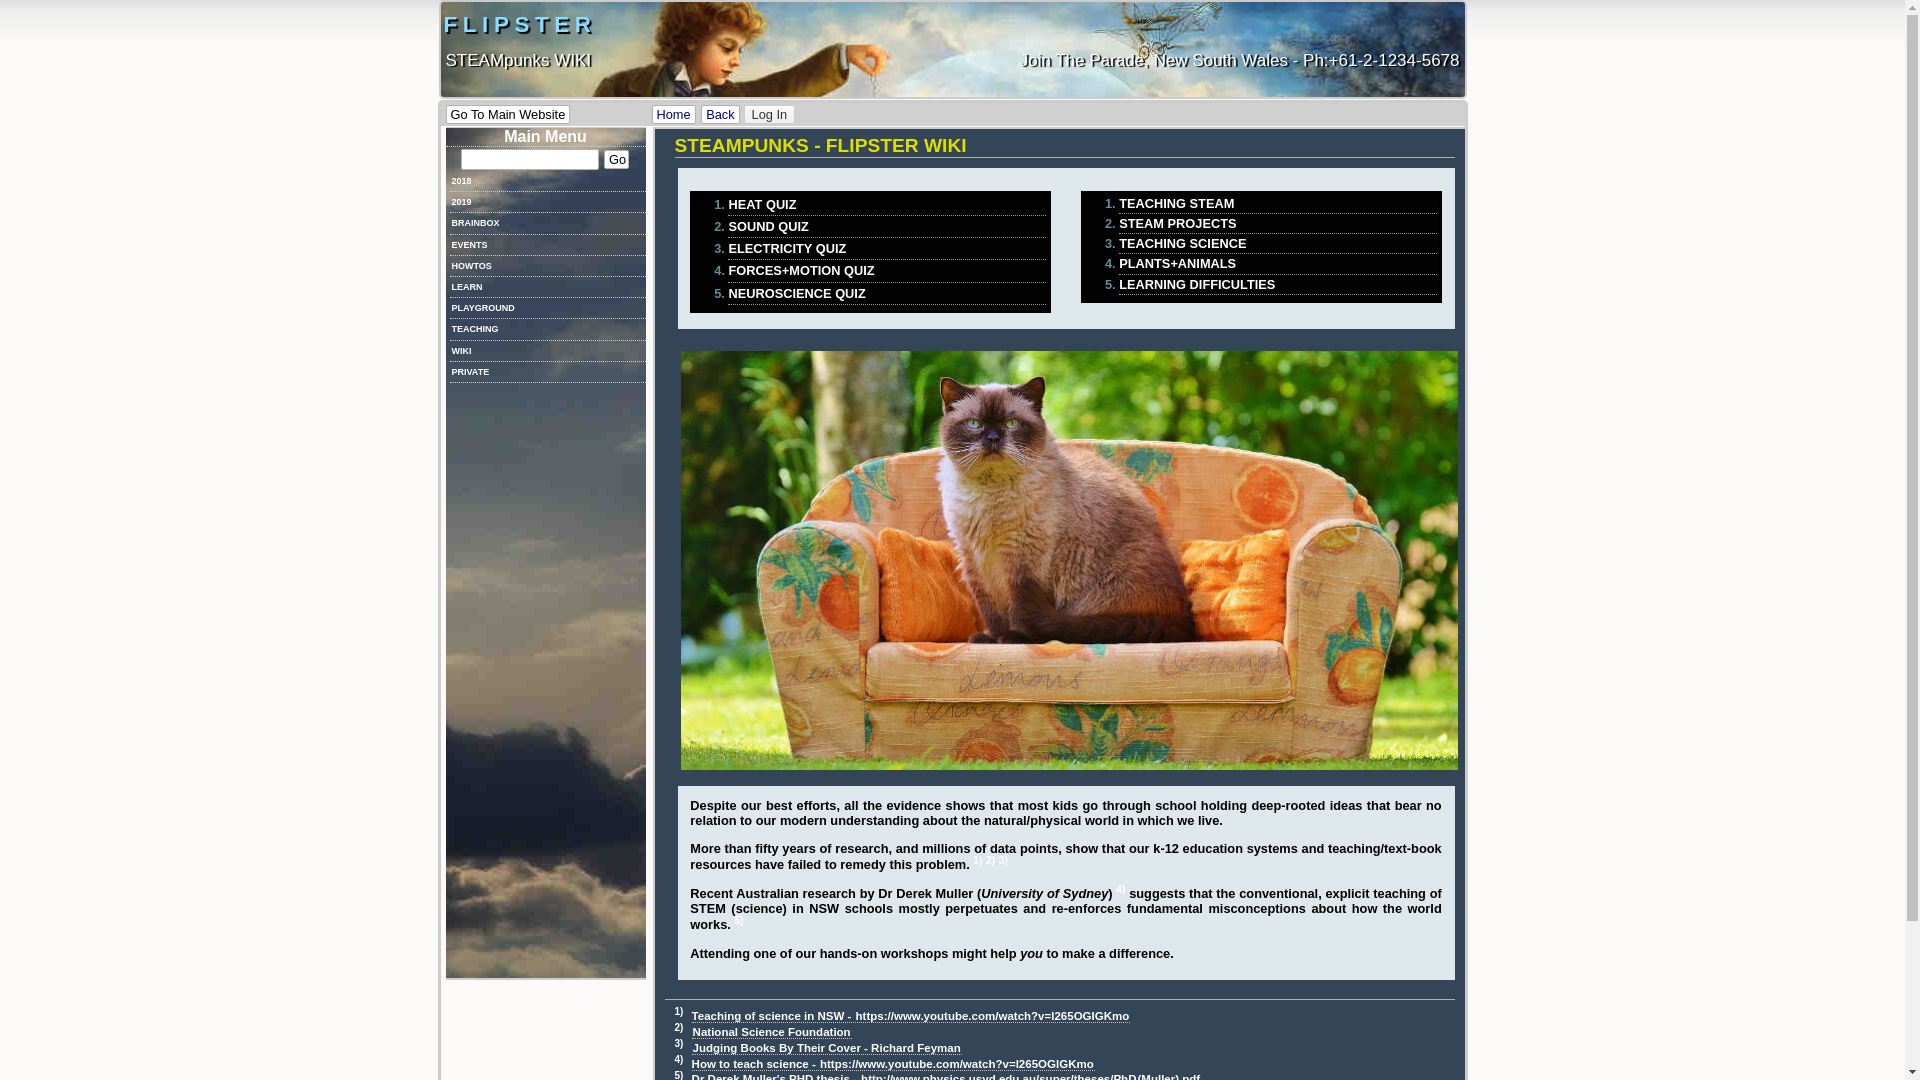 The image size is (1920, 1080). I want to click on 'EVENTS', so click(547, 244).